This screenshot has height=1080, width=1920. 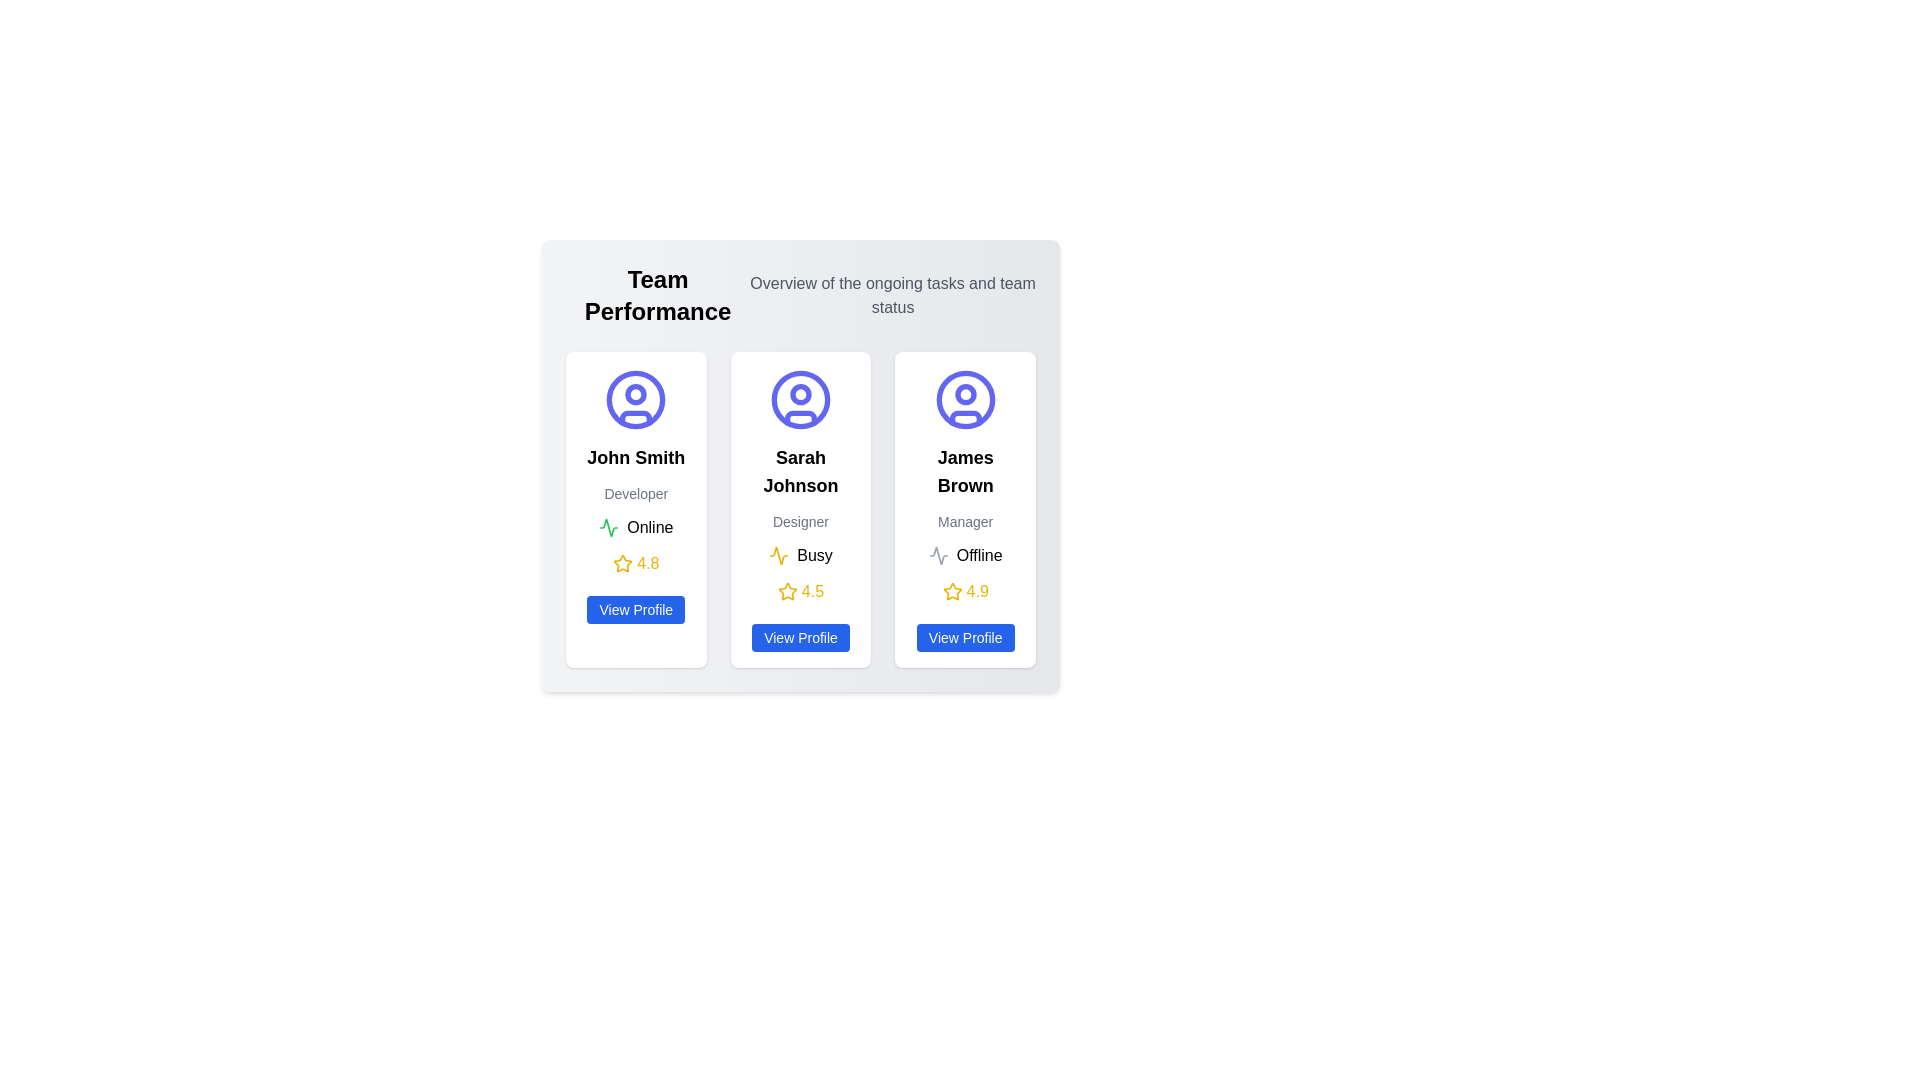 I want to click on text label 'Offline' located beneath the 'Manager' label in the profile card of 'James Brown - Manager' which indicates availability, so click(x=979, y=555).